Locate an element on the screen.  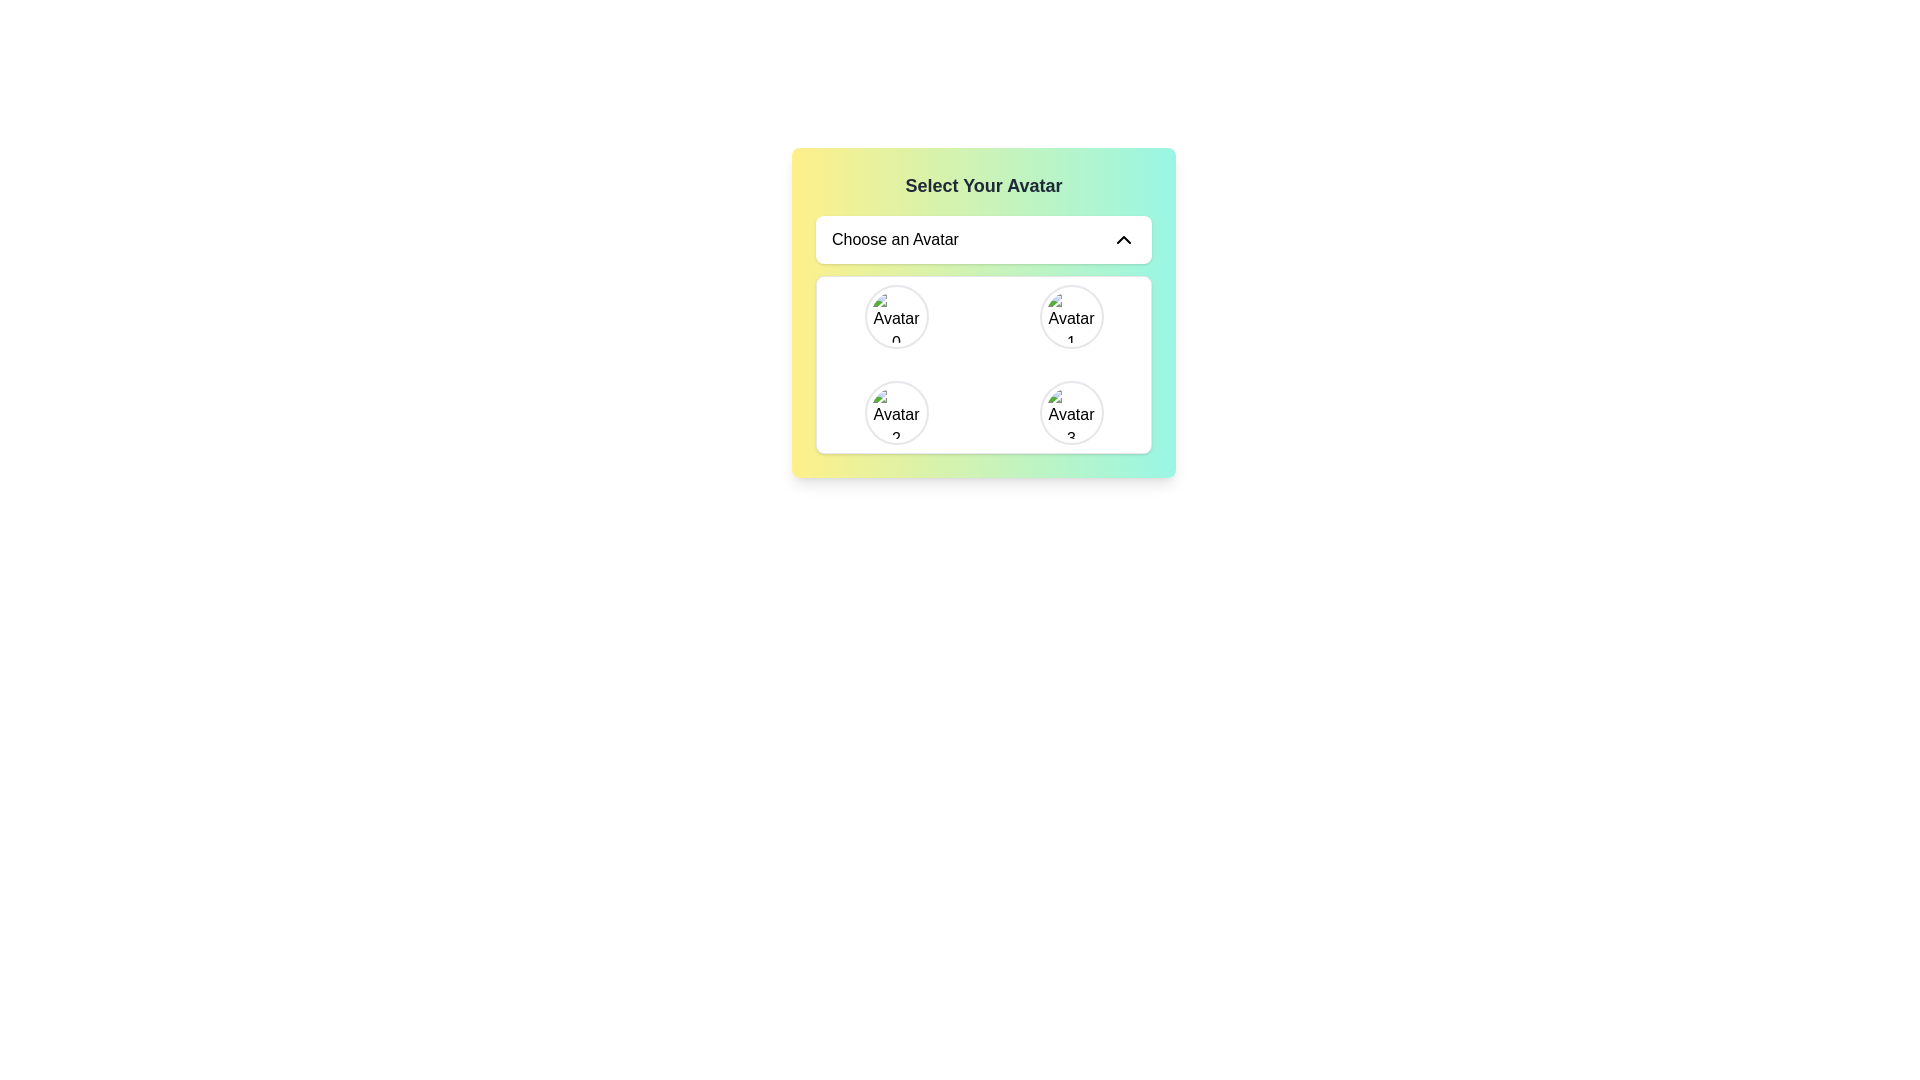
the Avatar selection item labeled 'Avatar 3' located in the bottom-right slot of a 2x2 grid within the 'Select Your Avatar' card layout is located at coordinates (1070, 411).